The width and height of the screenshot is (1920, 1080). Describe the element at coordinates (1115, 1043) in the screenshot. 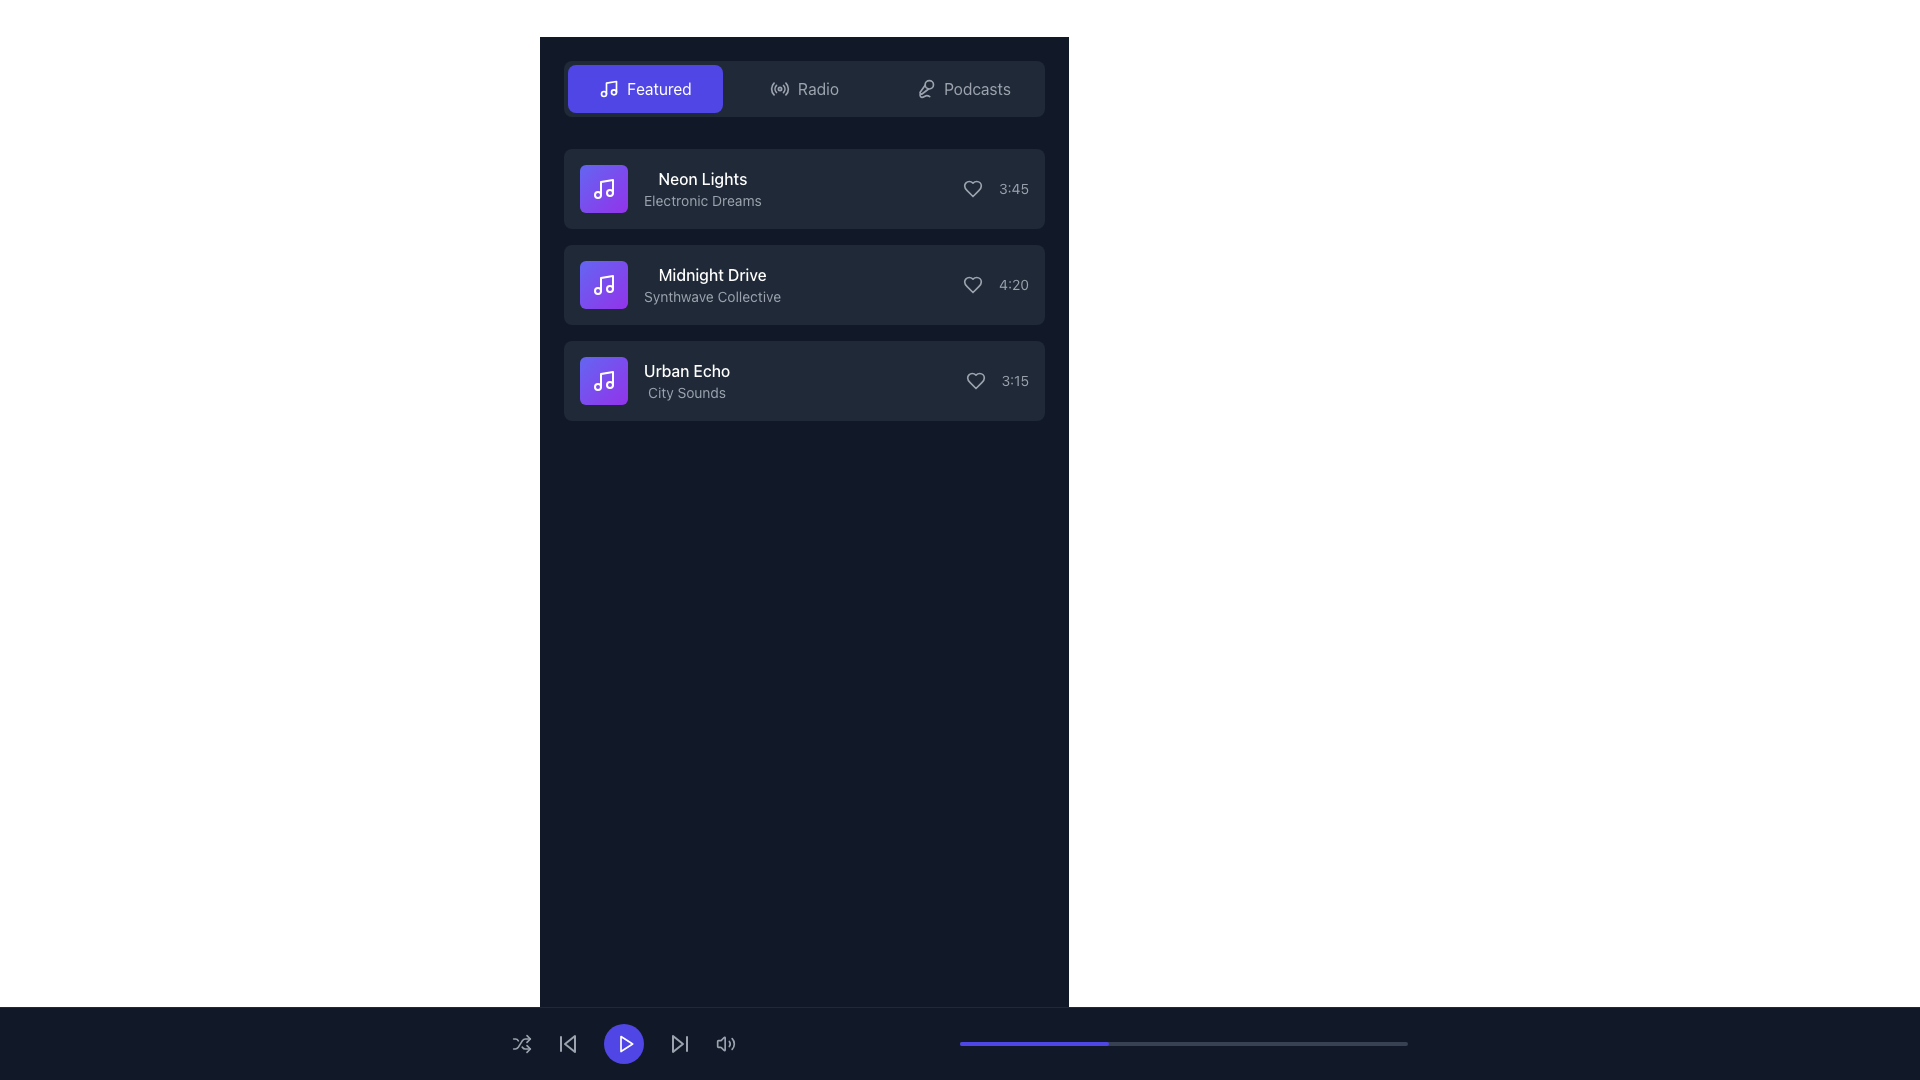

I see `progress` at that location.